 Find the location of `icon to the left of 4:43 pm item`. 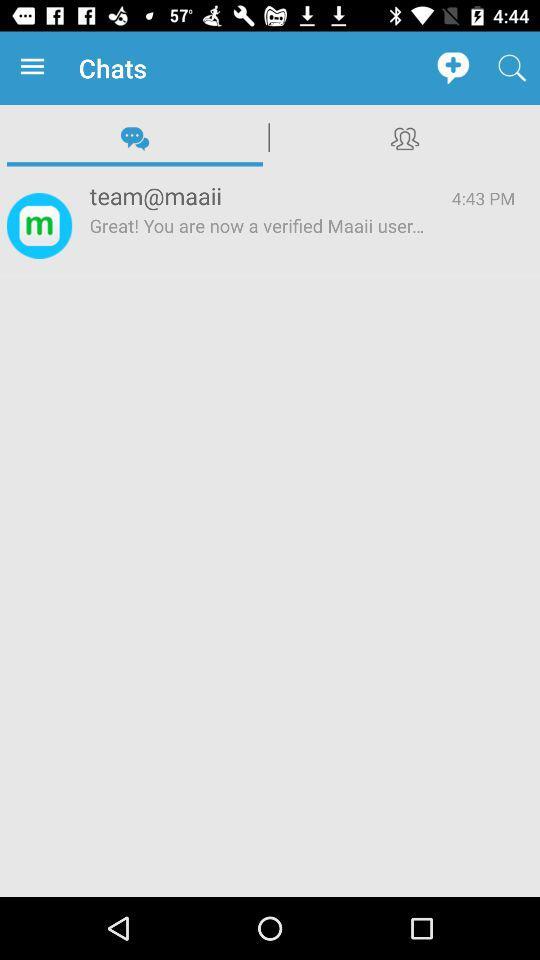

icon to the left of 4:43 pm item is located at coordinates (258, 195).